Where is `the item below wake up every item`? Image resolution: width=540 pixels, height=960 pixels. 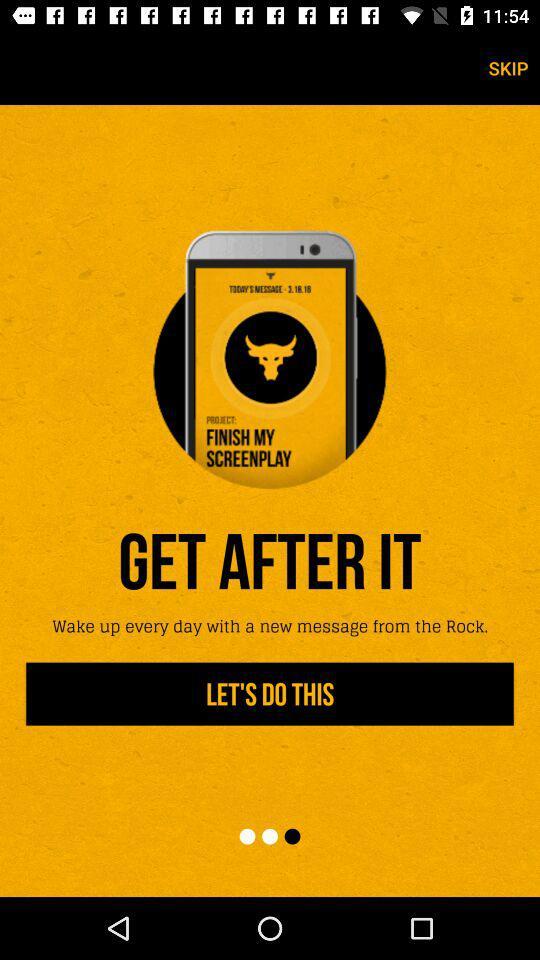 the item below wake up every item is located at coordinates (270, 694).